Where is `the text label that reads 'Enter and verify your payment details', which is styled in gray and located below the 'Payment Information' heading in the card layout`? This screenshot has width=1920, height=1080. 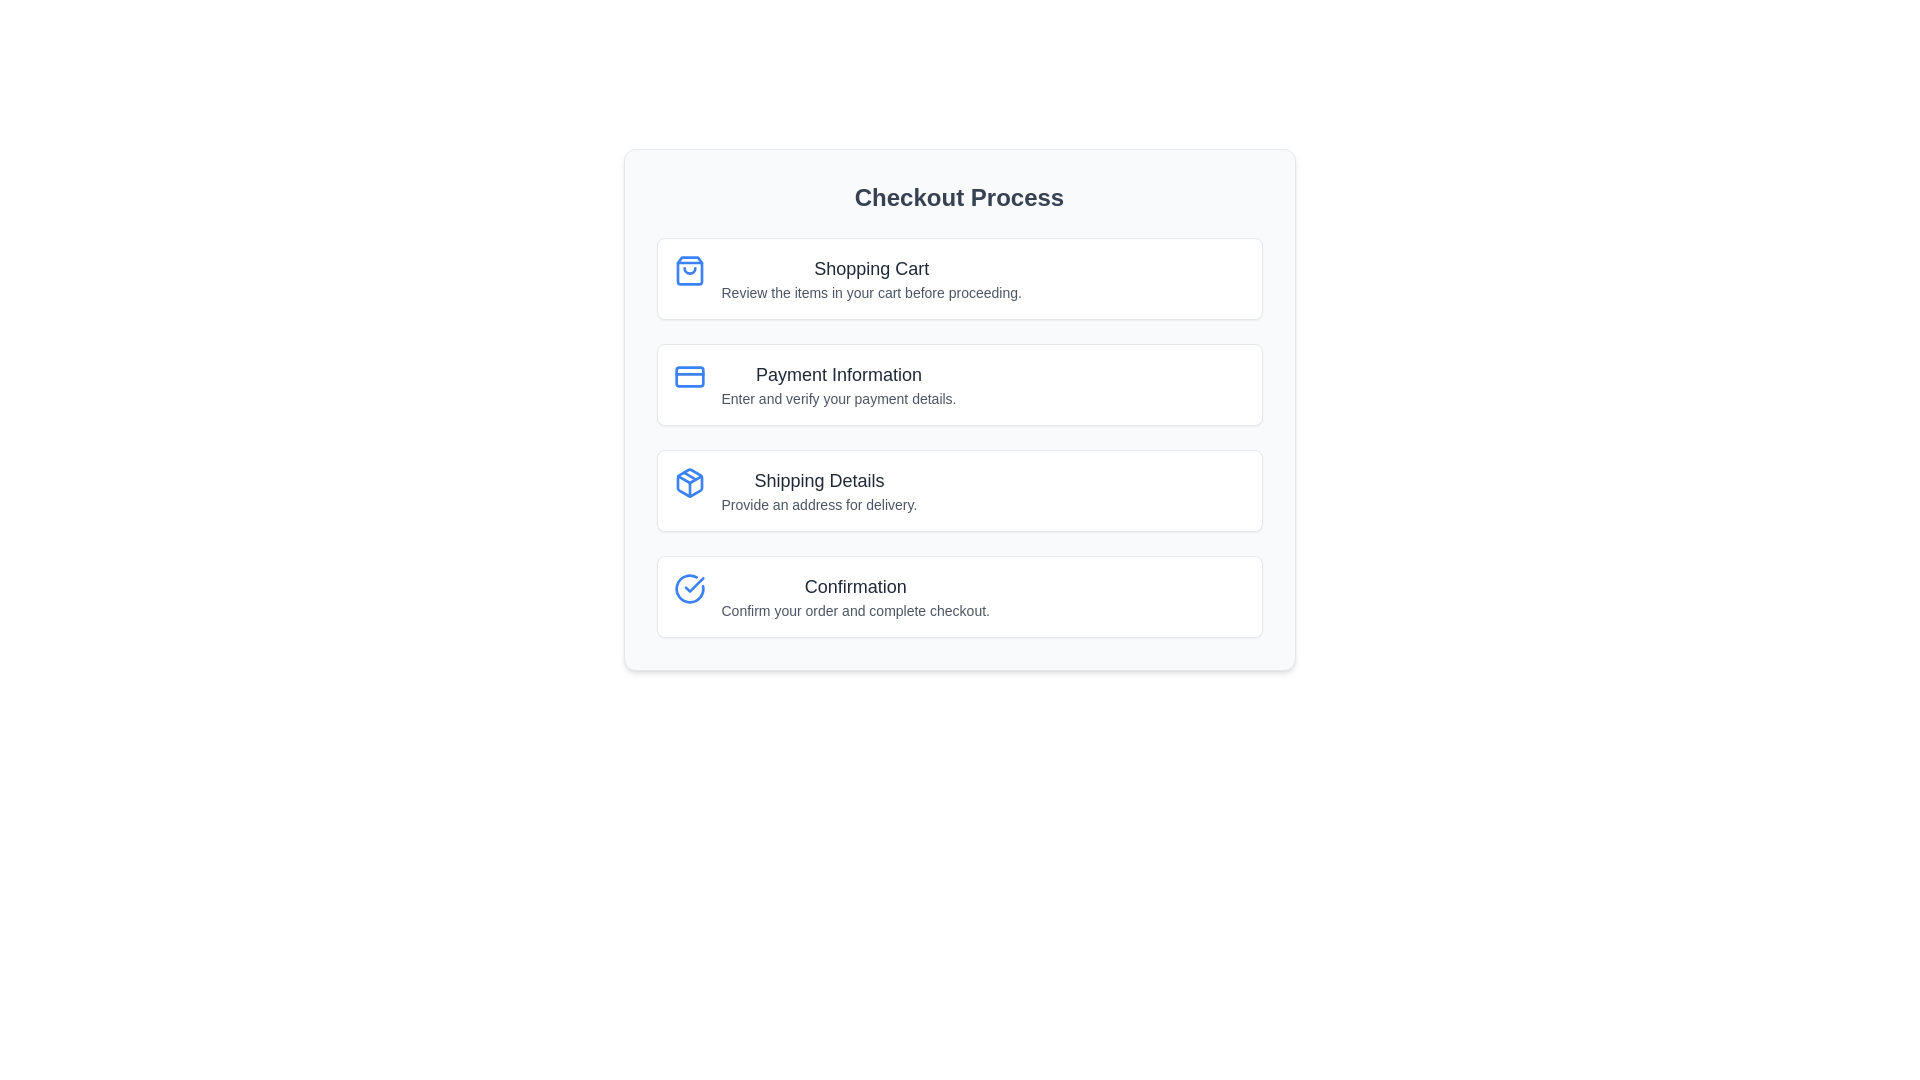 the text label that reads 'Enter and verify your payment details', which is styled in gray and located below the 'Payment Information' heading in the card layout is located at coordinates (839, 398).